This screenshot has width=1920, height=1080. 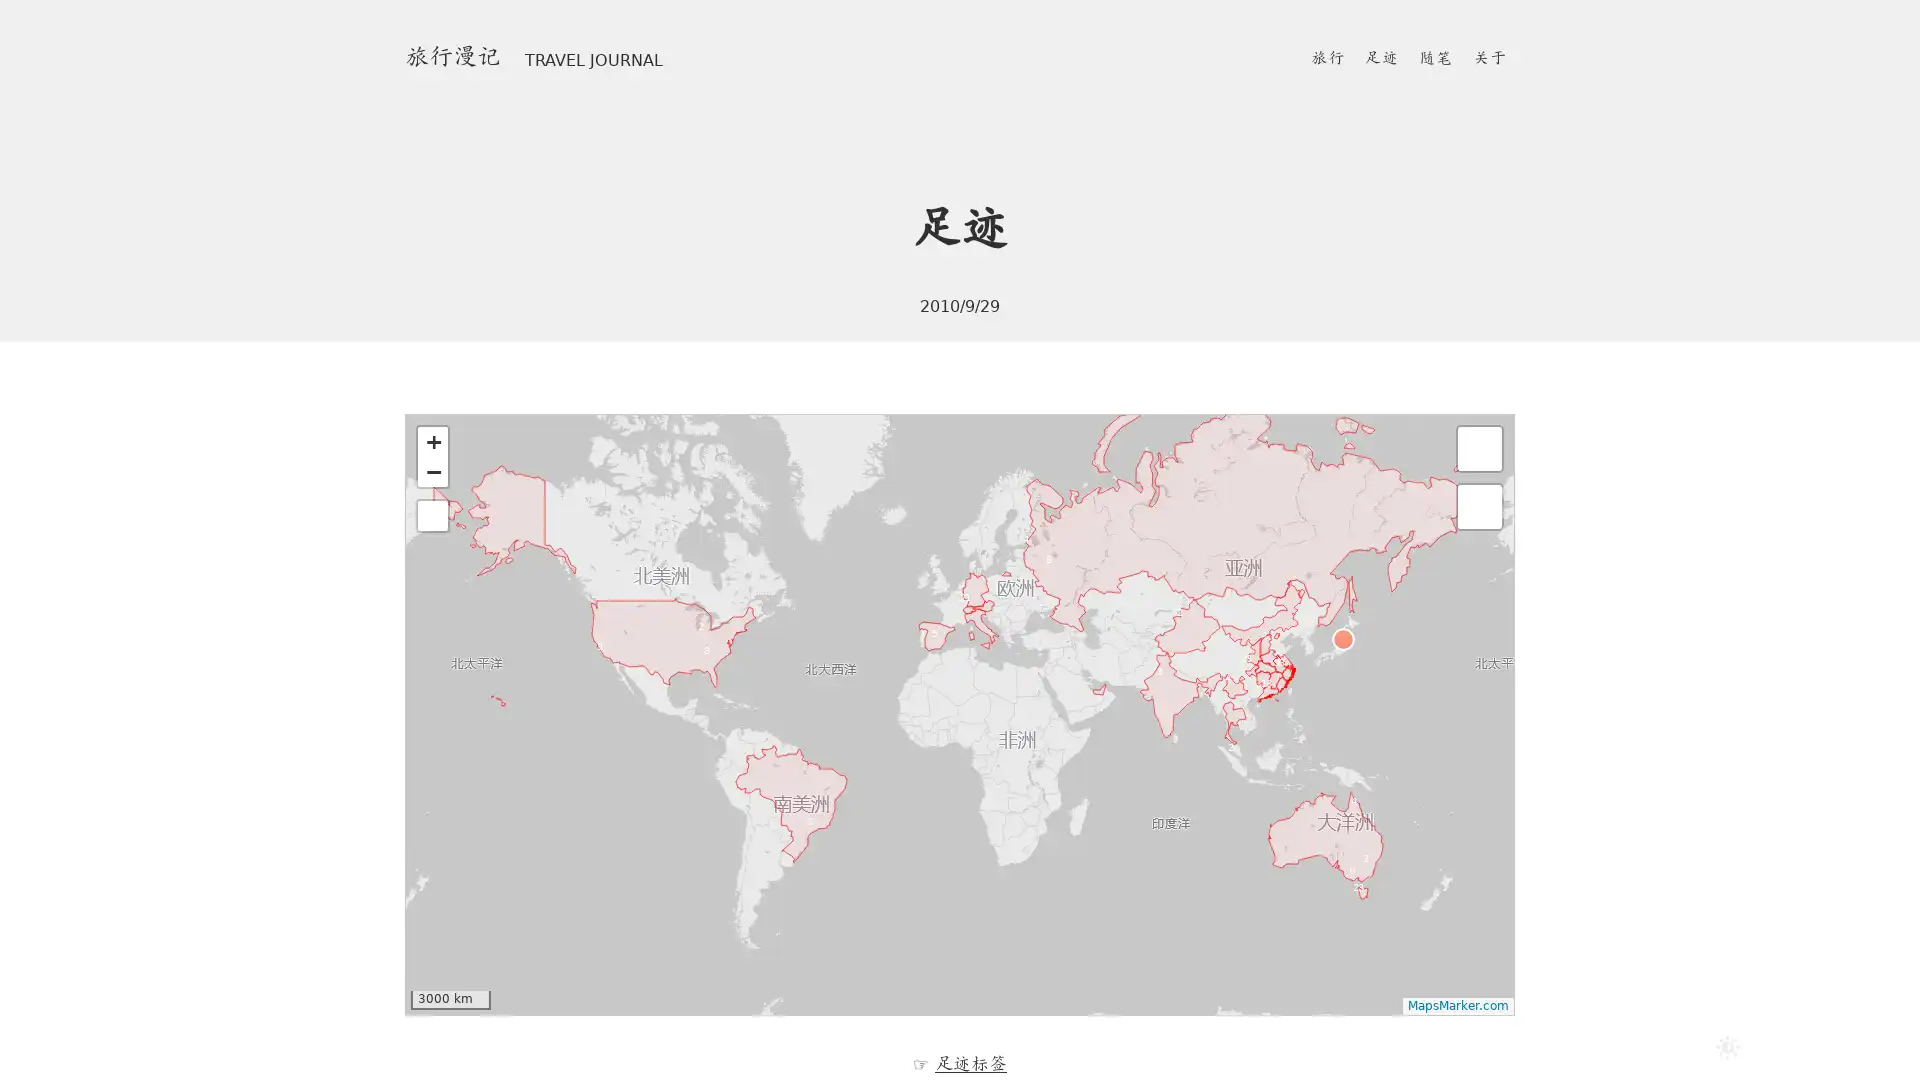 I want to click on 2, so click(x=817, y=828).